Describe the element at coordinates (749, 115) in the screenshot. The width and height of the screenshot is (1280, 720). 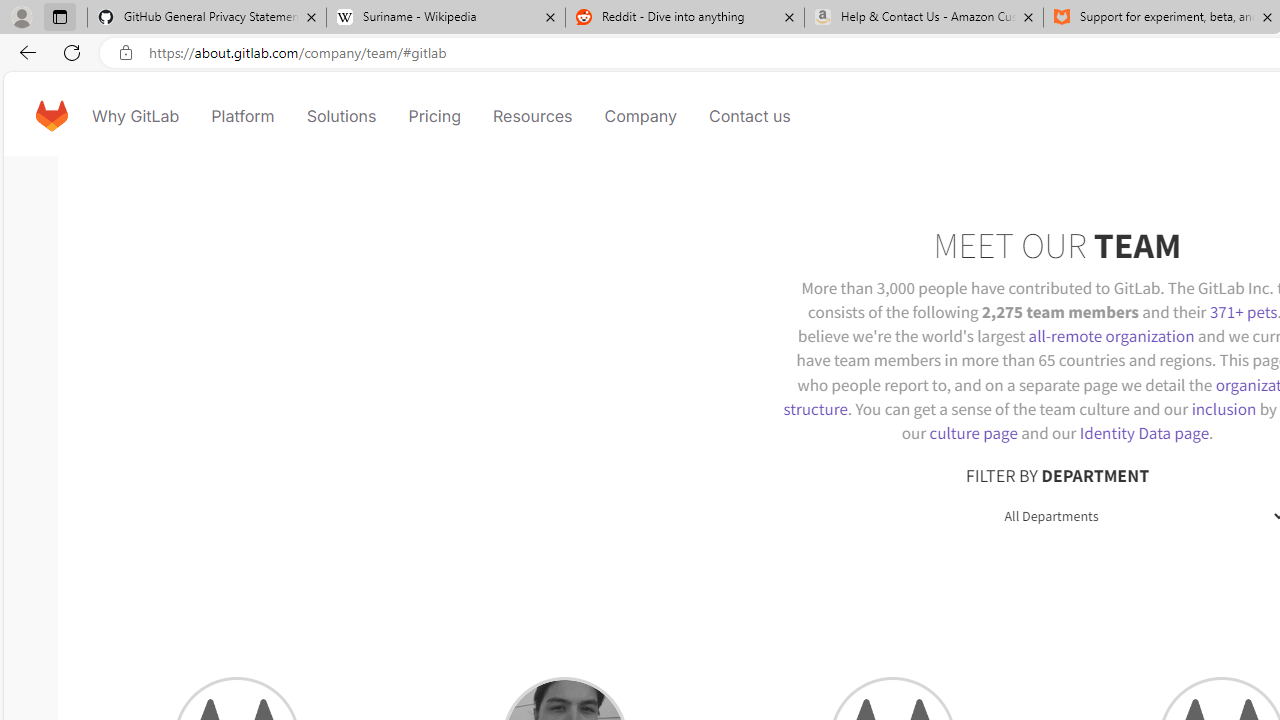
I see `'Contact us'` at that location.